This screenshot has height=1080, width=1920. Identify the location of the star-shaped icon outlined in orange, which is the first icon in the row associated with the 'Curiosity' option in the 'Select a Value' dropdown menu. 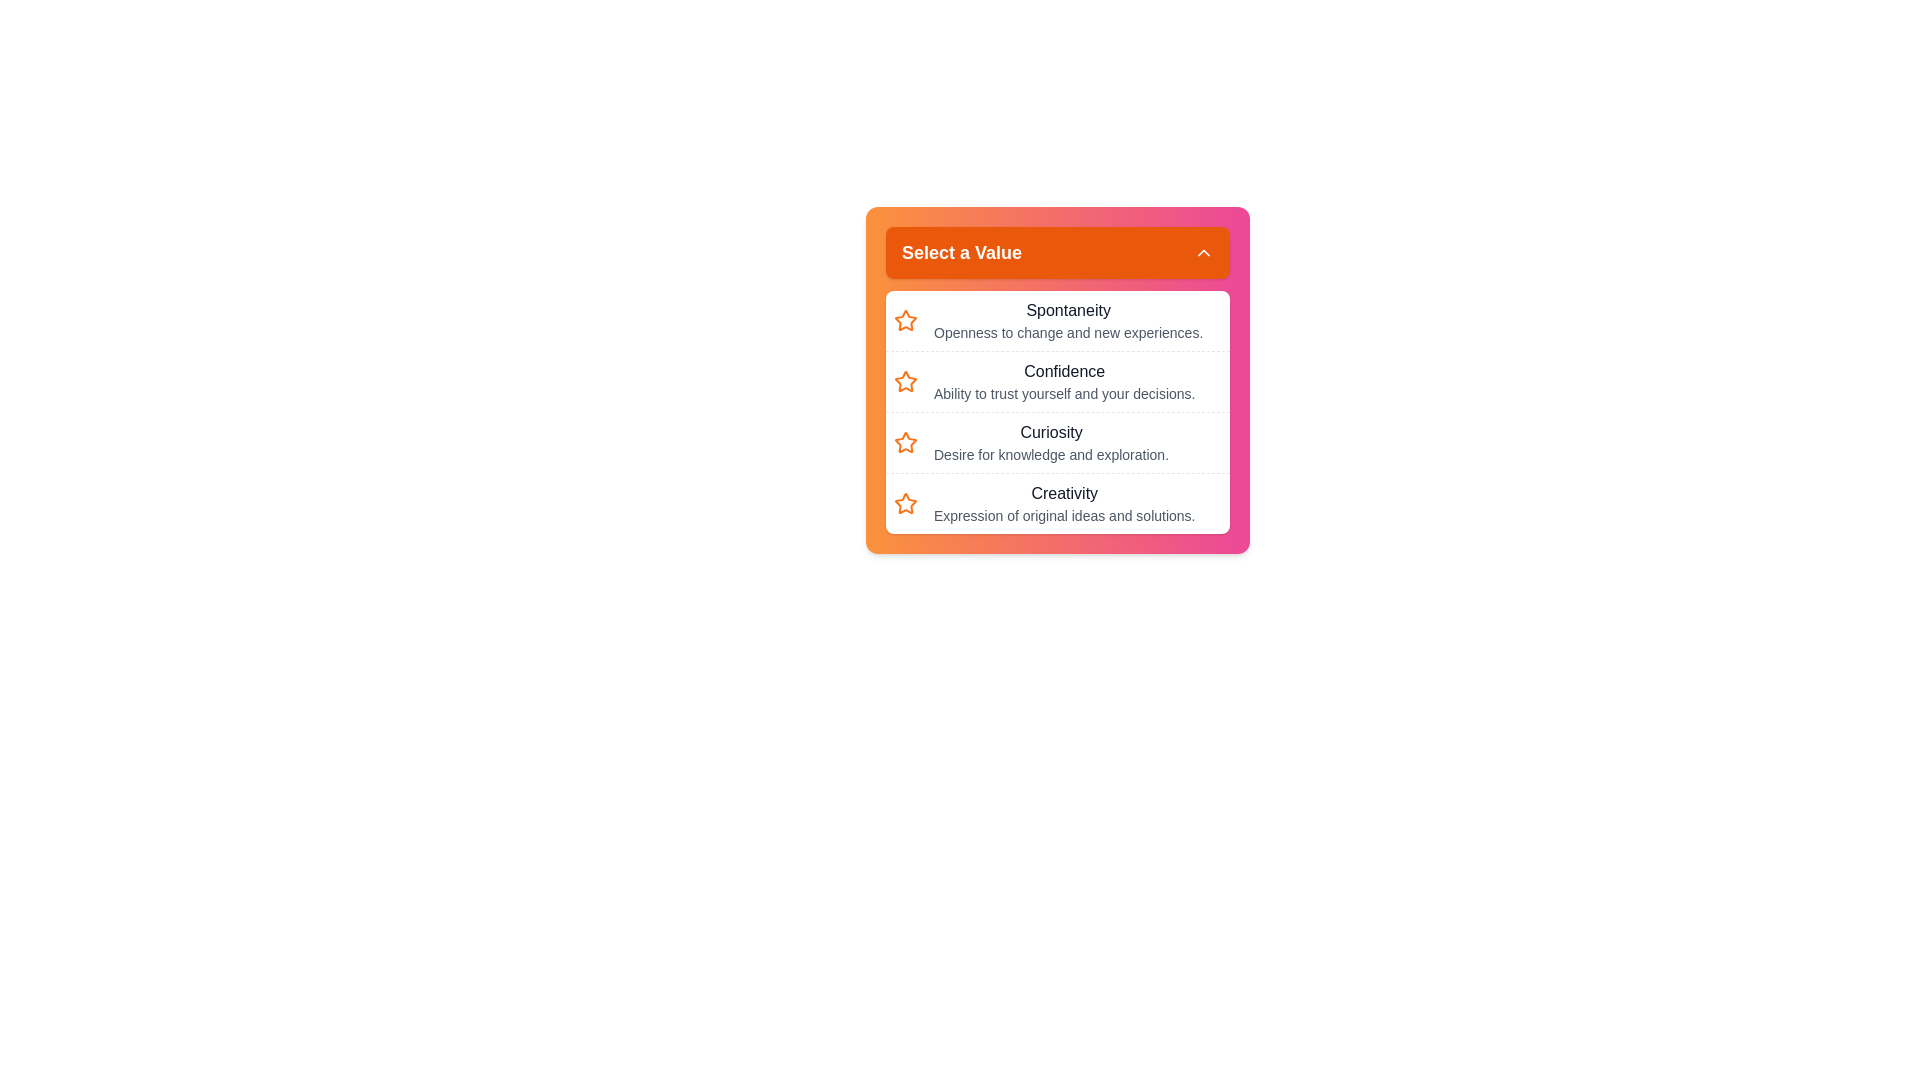
(905, 442).